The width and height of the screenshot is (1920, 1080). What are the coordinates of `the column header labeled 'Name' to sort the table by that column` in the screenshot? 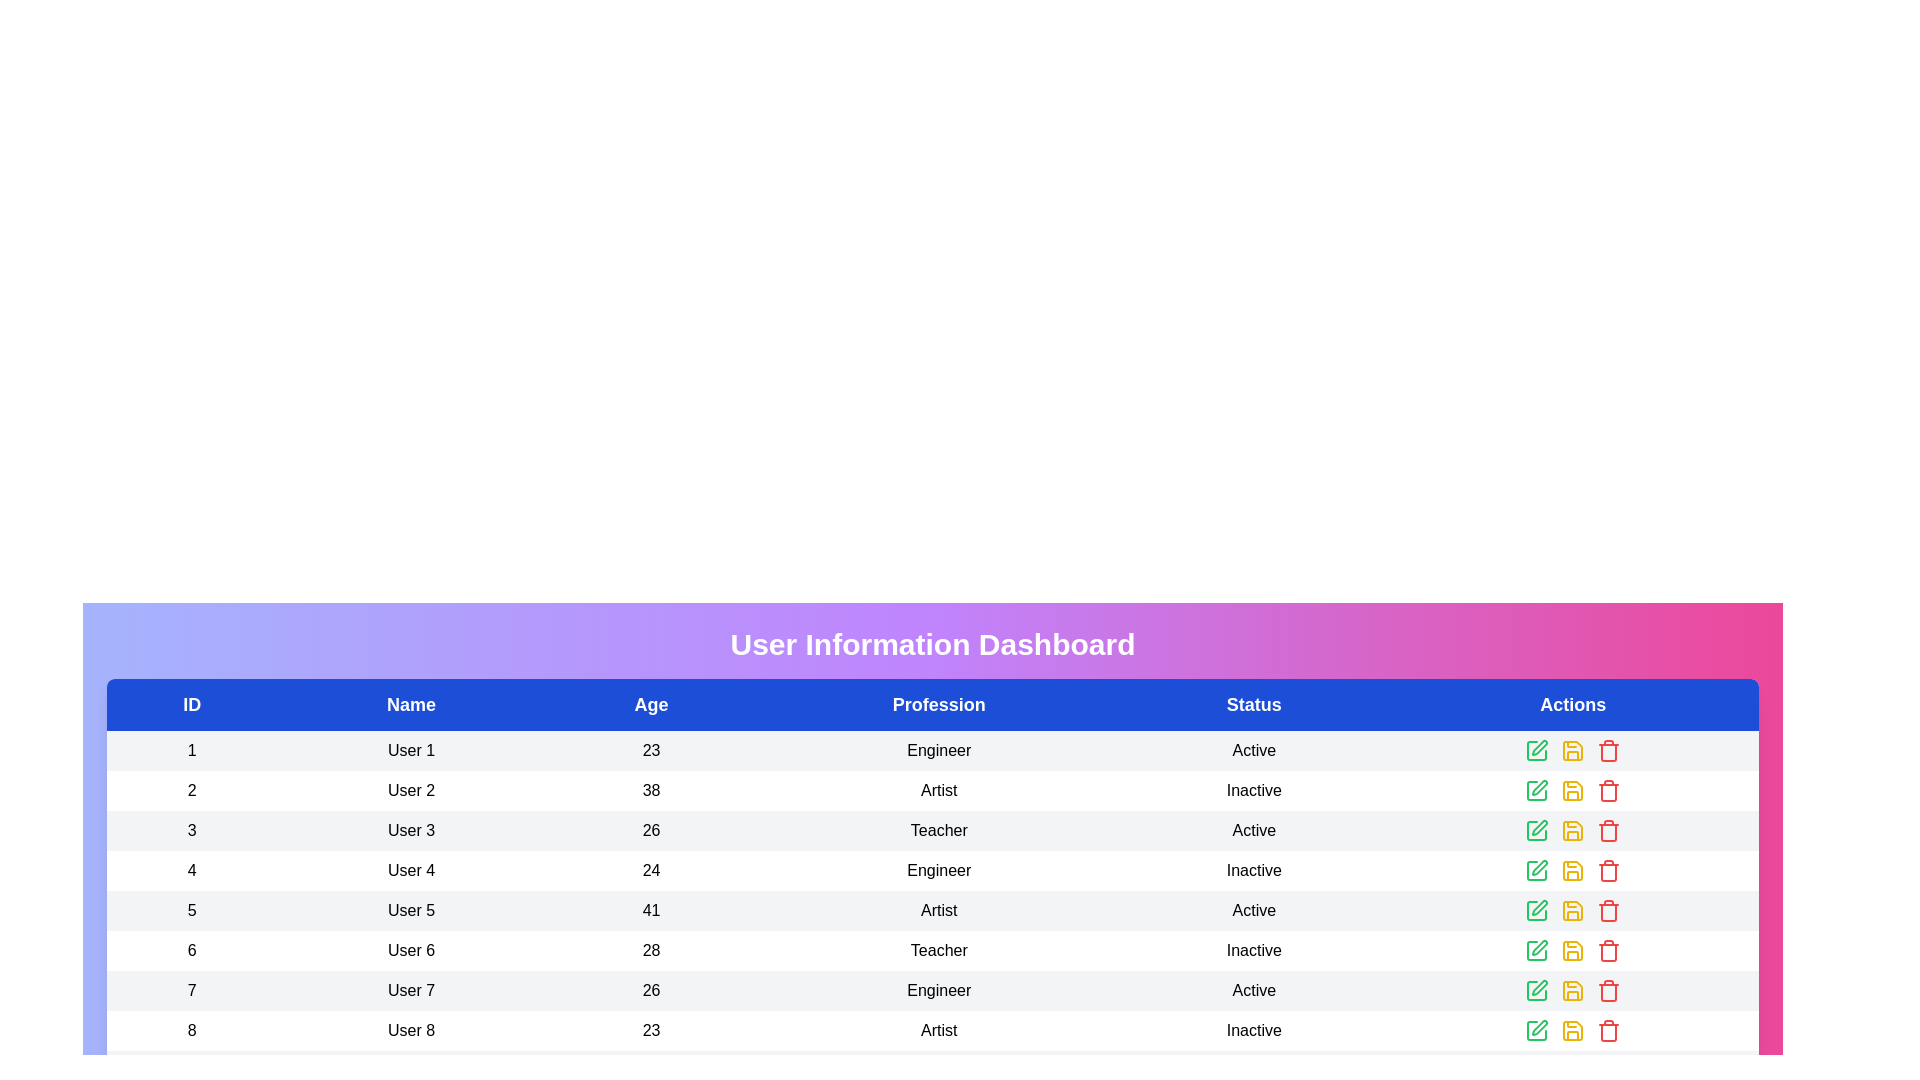 It's located at (410, 704).